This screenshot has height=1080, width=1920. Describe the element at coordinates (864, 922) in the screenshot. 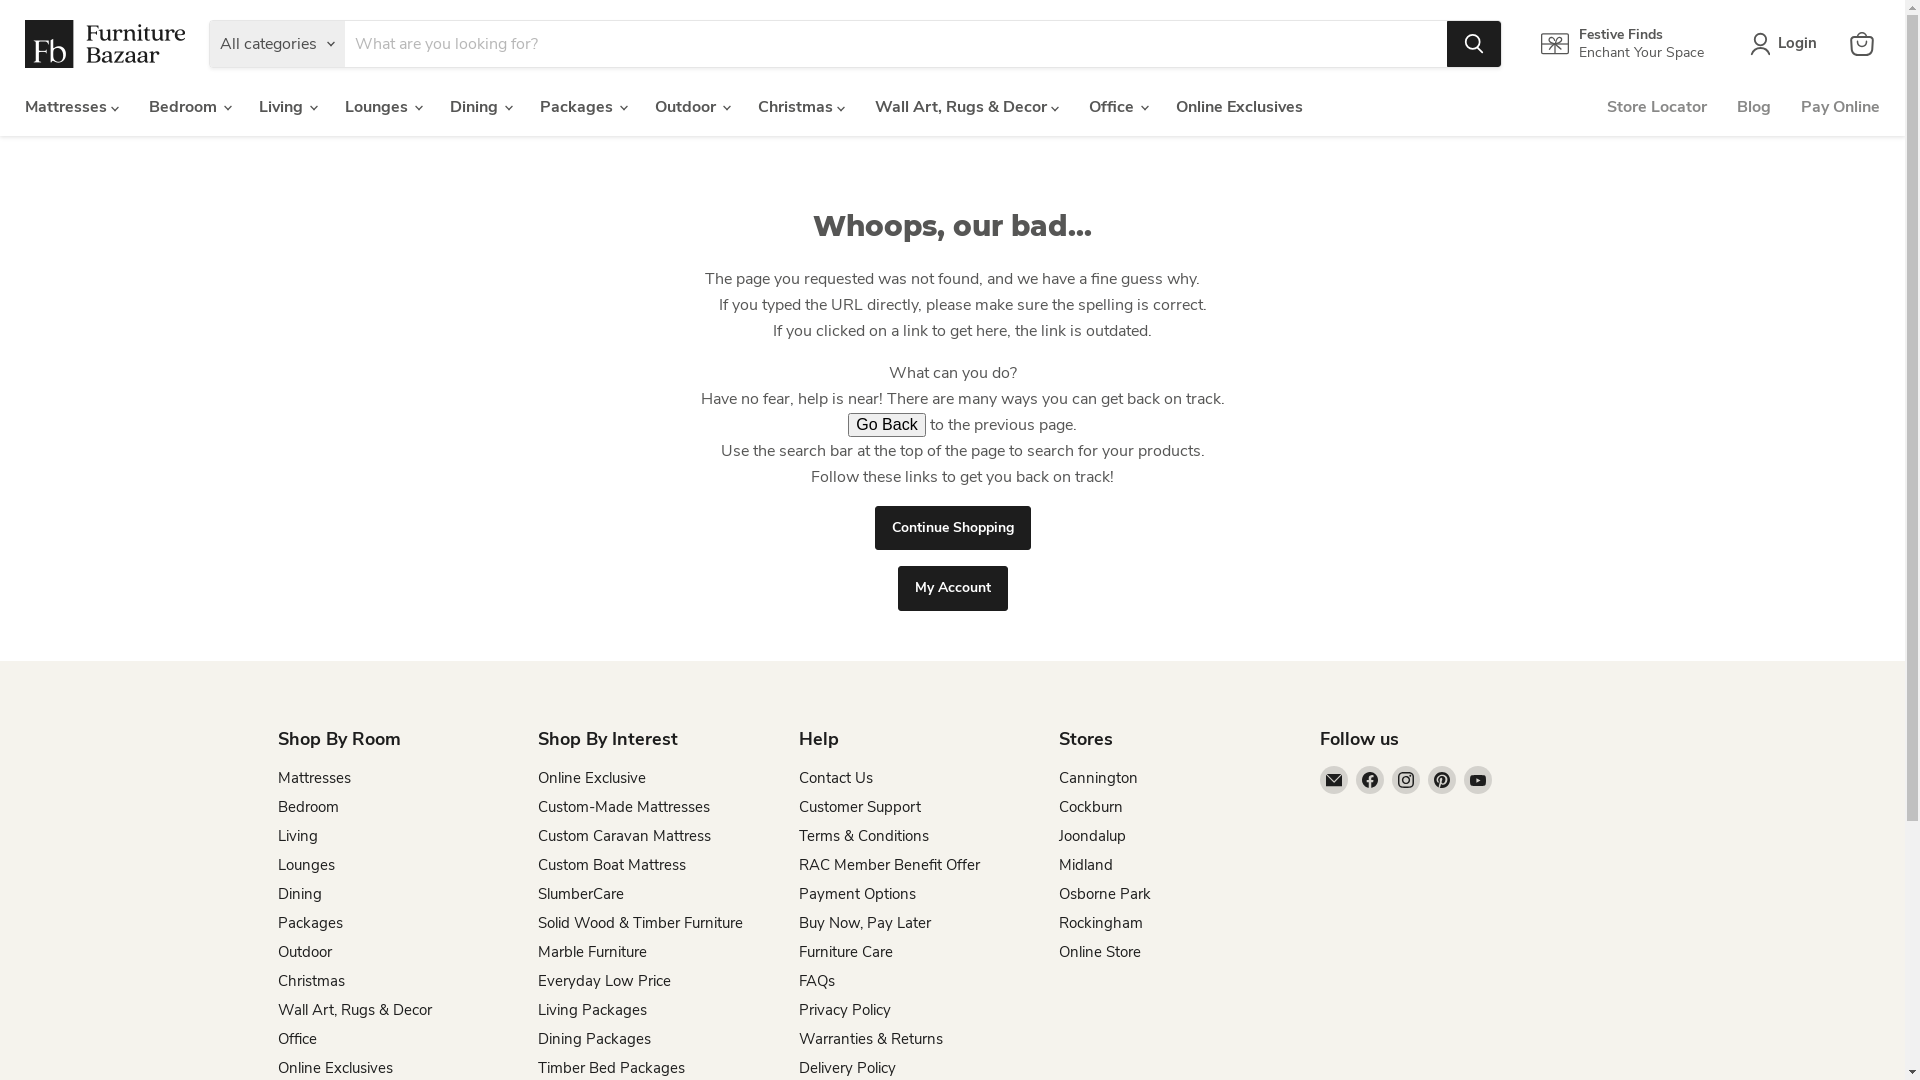

I see `'Buy Now, Pay Later'` at that location.